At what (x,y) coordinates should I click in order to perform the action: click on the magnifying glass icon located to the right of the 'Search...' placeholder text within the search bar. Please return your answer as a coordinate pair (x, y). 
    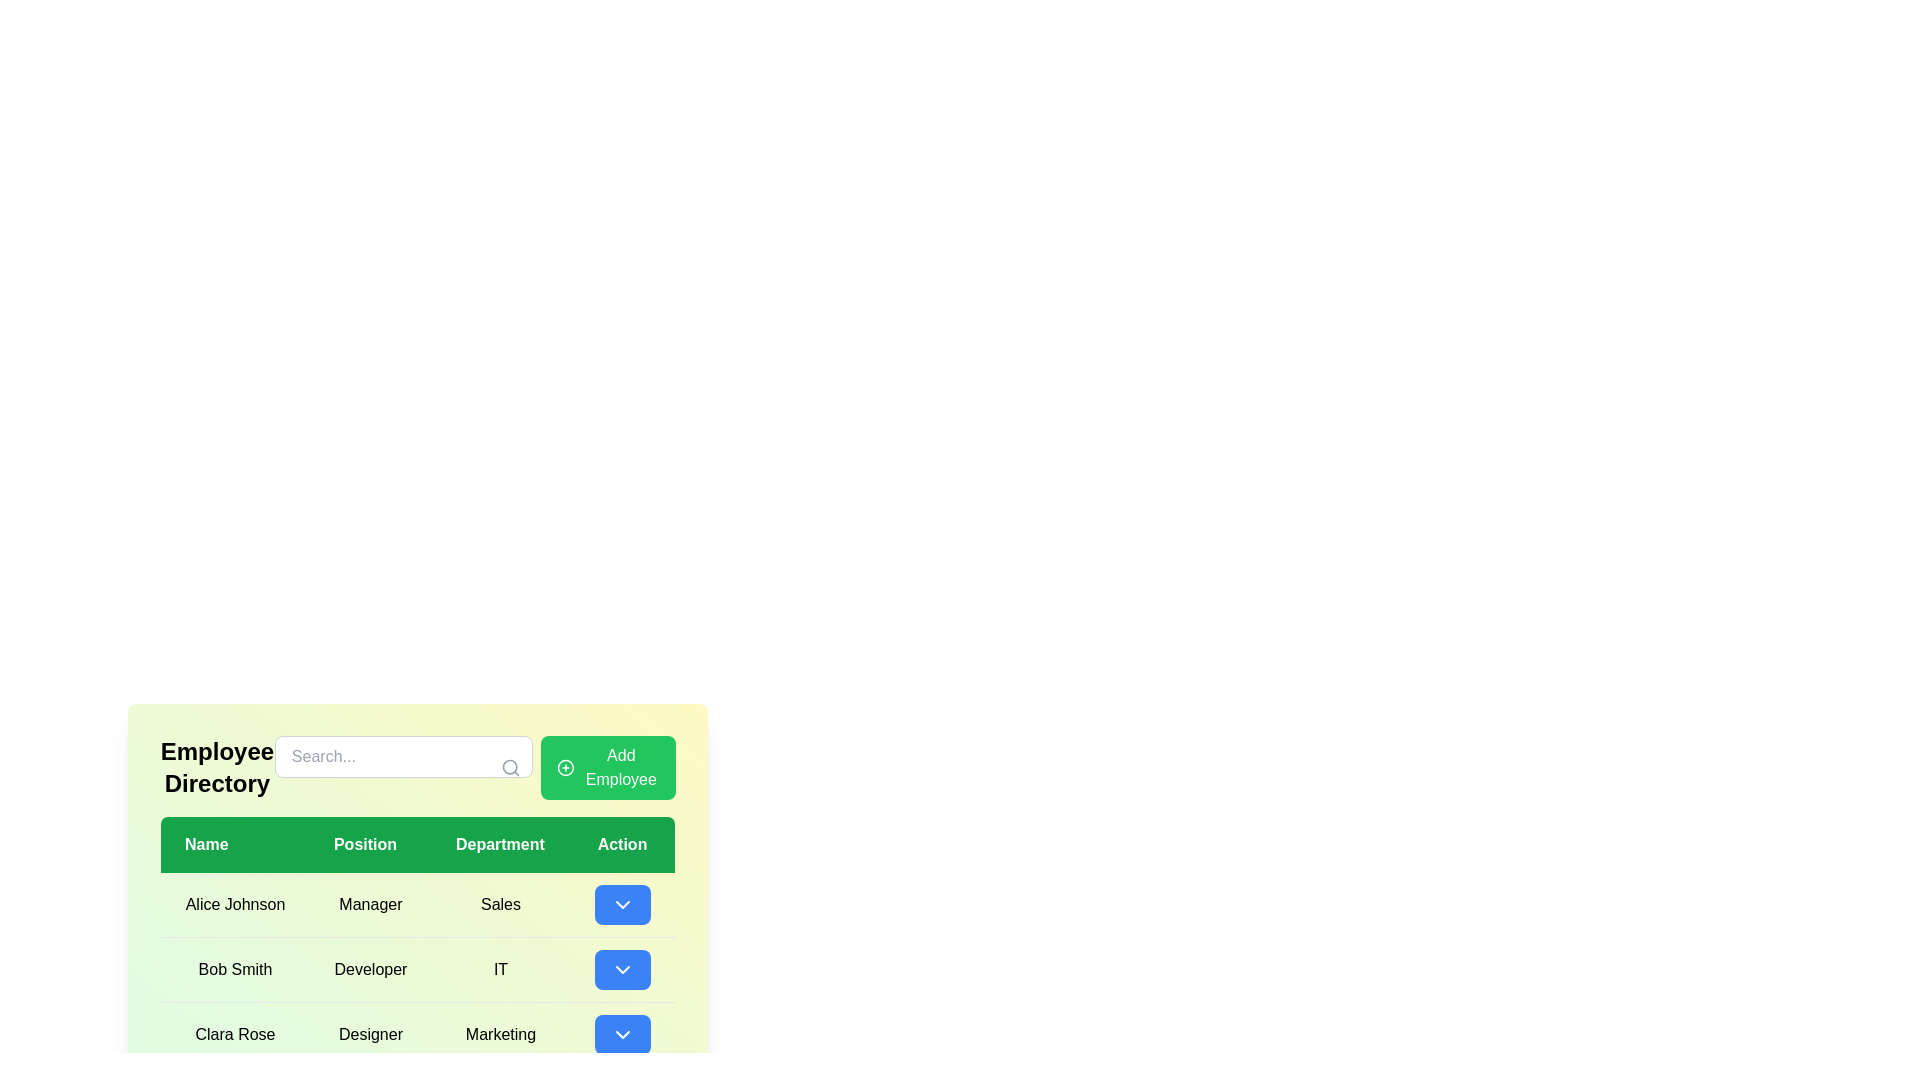
    Looking at the image, I should click on (510, 766).